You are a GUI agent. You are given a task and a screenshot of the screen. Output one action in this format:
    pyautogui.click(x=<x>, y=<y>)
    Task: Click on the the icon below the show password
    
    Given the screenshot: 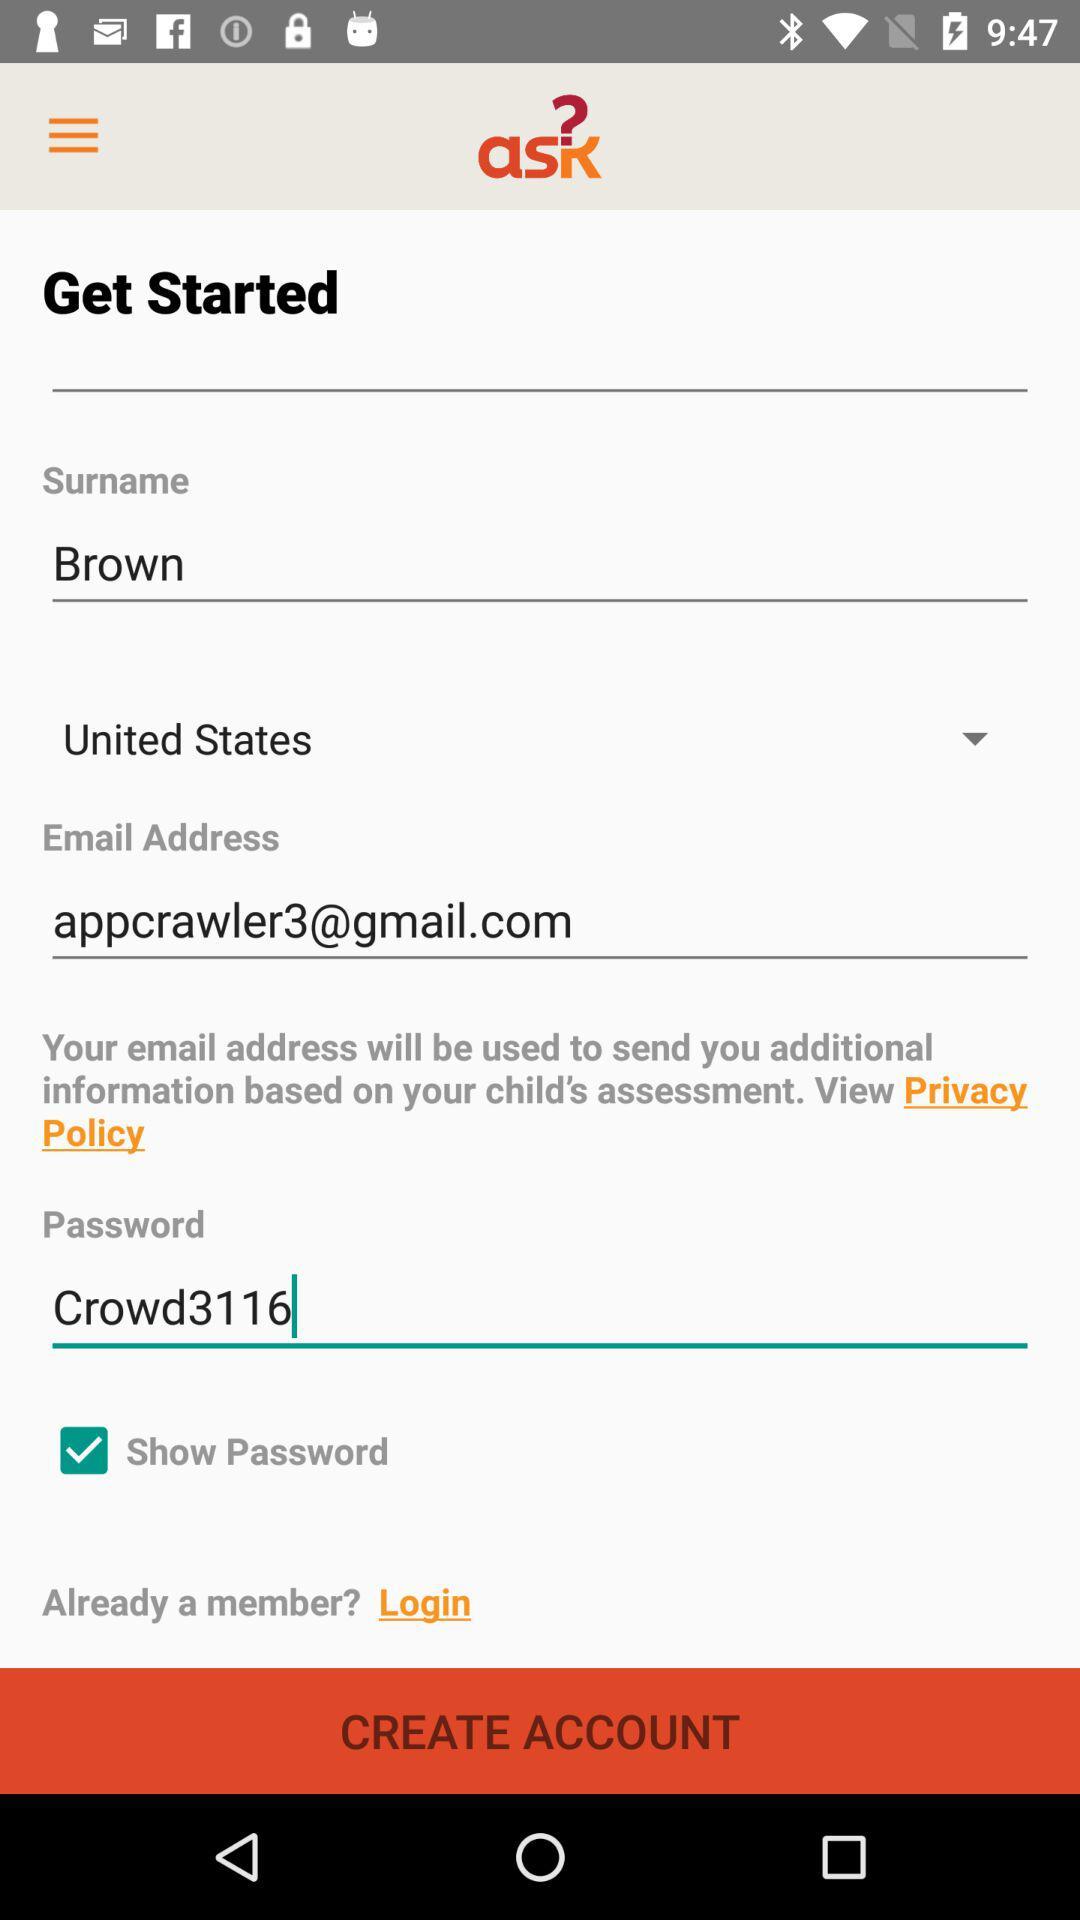 What is the action you would take?
    pyautogui.click(x=560, y=1601)
    